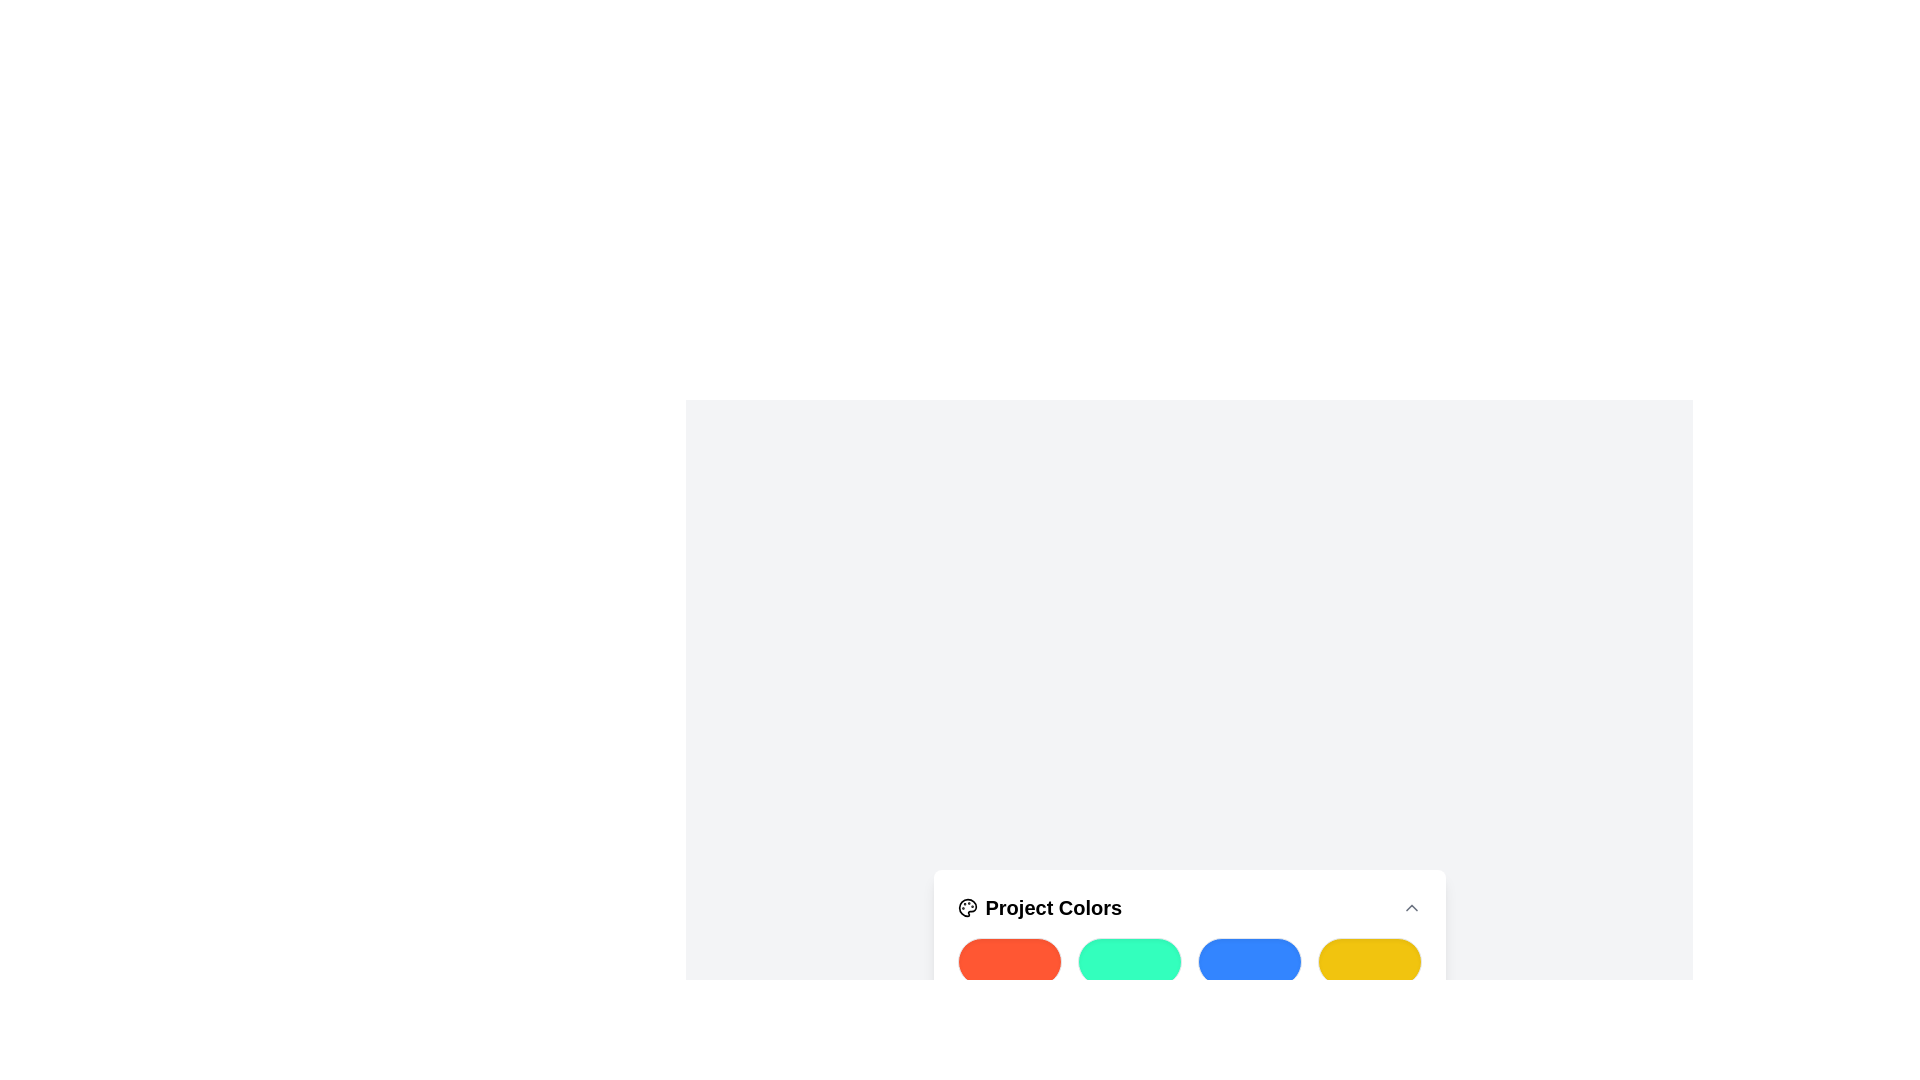  Describe the element at coordinates (1410, 907) in the screenshot. I see `the interactive Chevron Icon pointing upwards, located in the upper-right corner of the 'Project Colors' section` at that location.